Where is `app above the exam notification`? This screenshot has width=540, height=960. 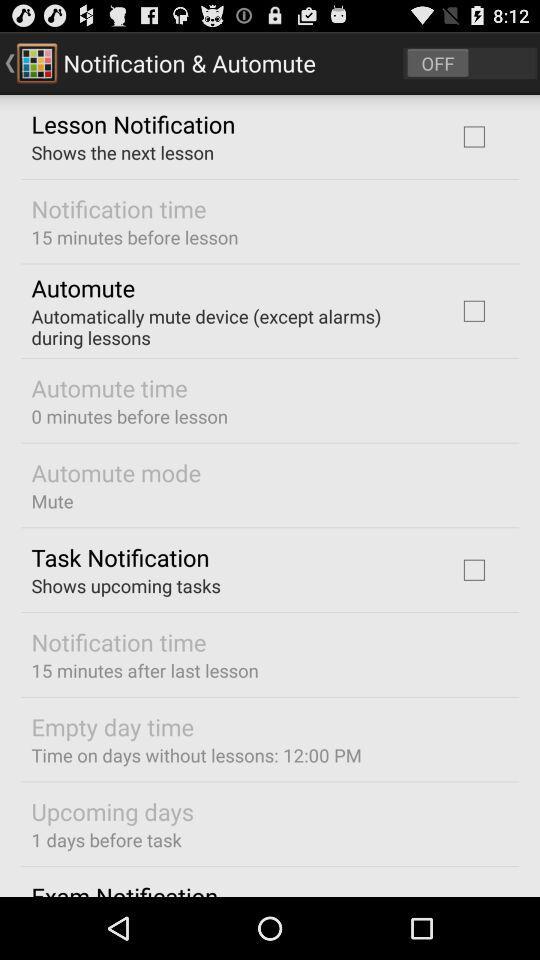
app above the exam notification is located at coordinates (106, 840).